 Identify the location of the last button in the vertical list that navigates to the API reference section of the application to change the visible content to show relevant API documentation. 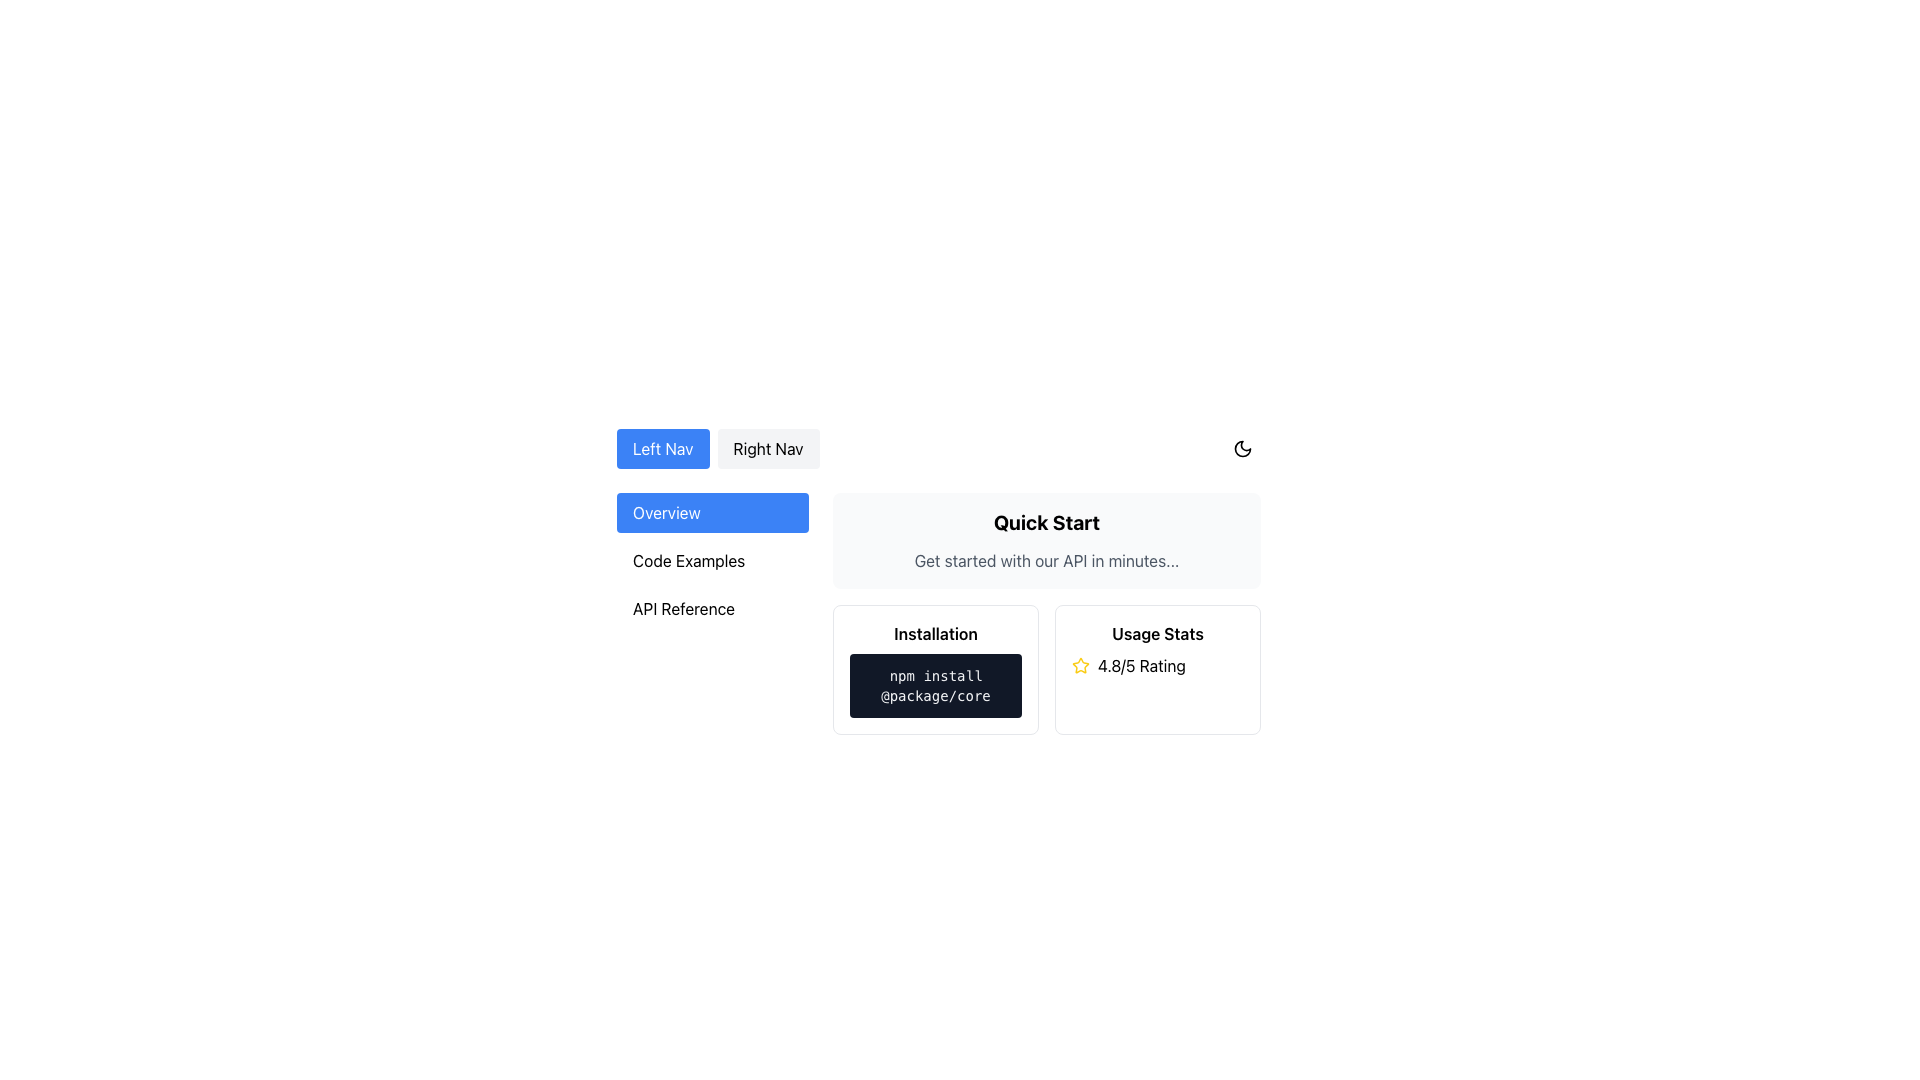
(713, 608).